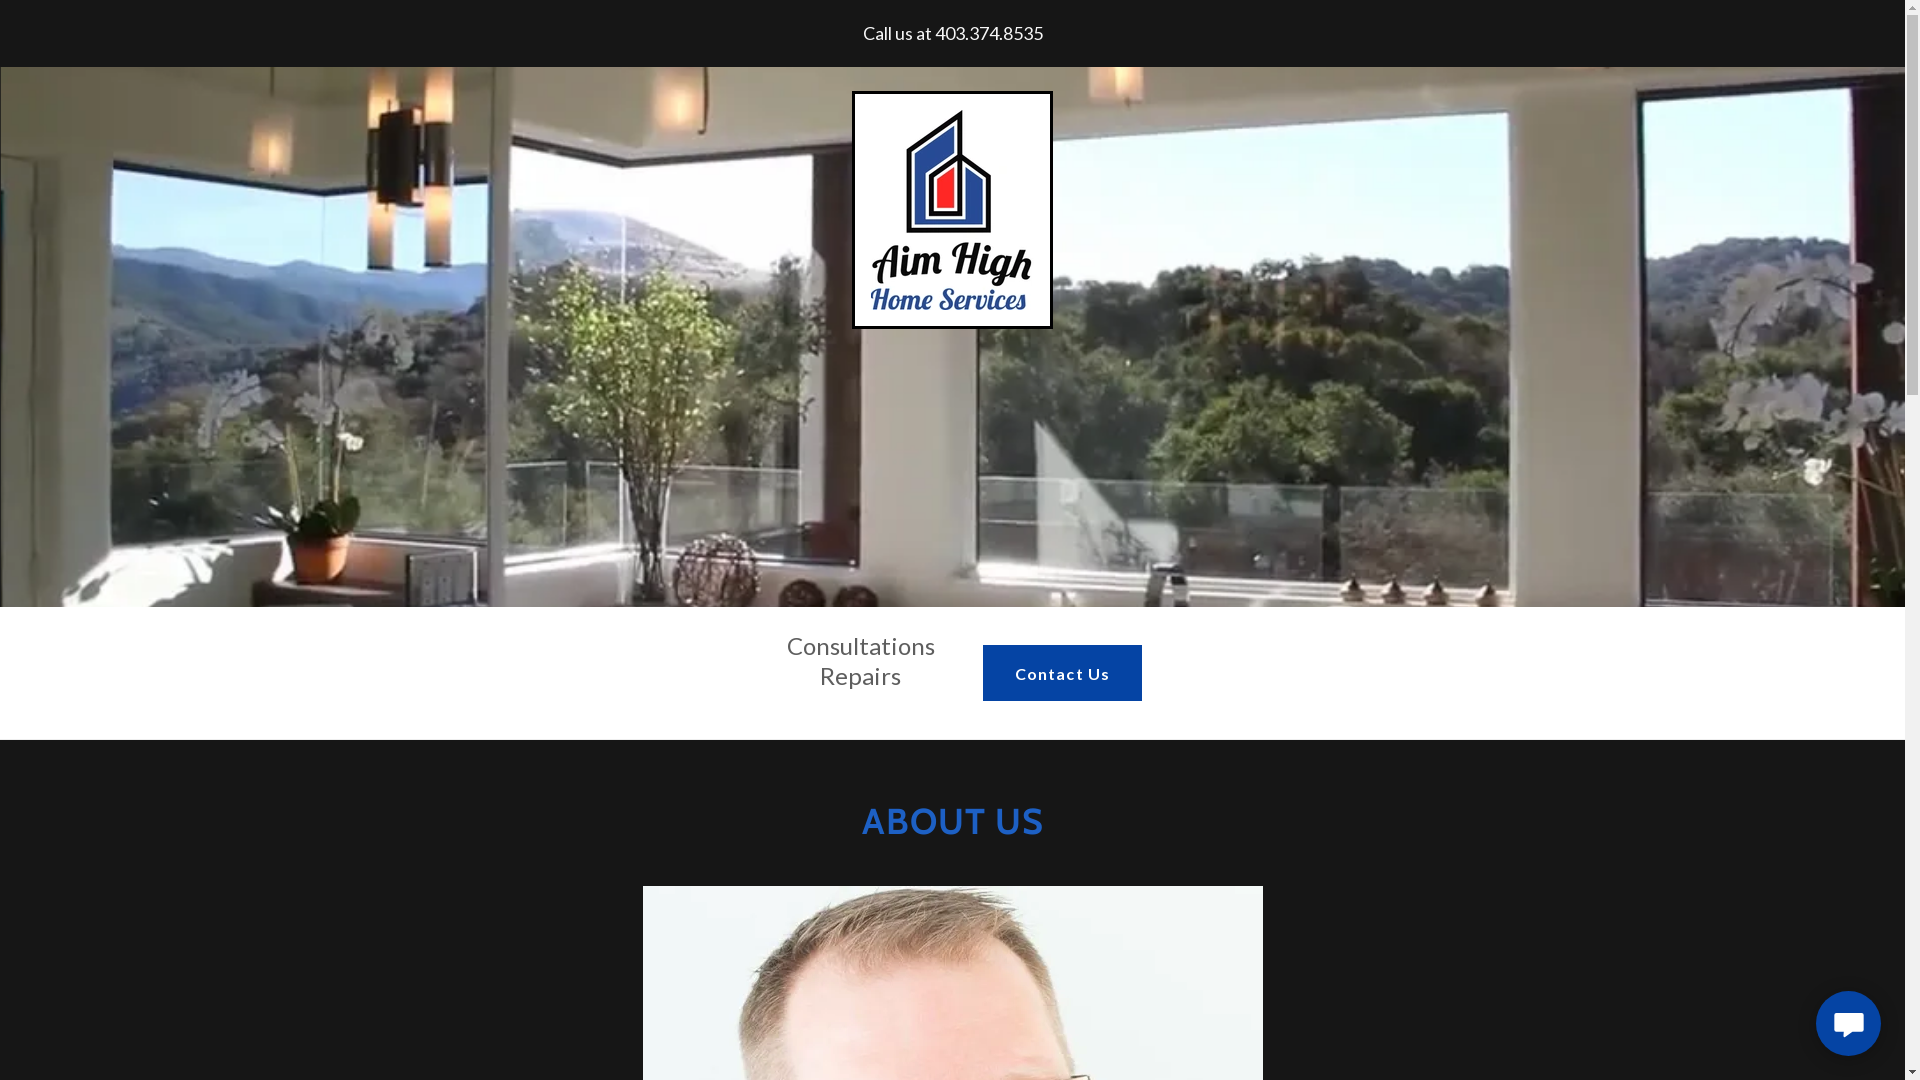 Image resolution: width=1920 pixels, height=1080 pixels. Describe the element at coordinates (988, 33) in the screenshot. I see `'403.374.8535'` at that location.